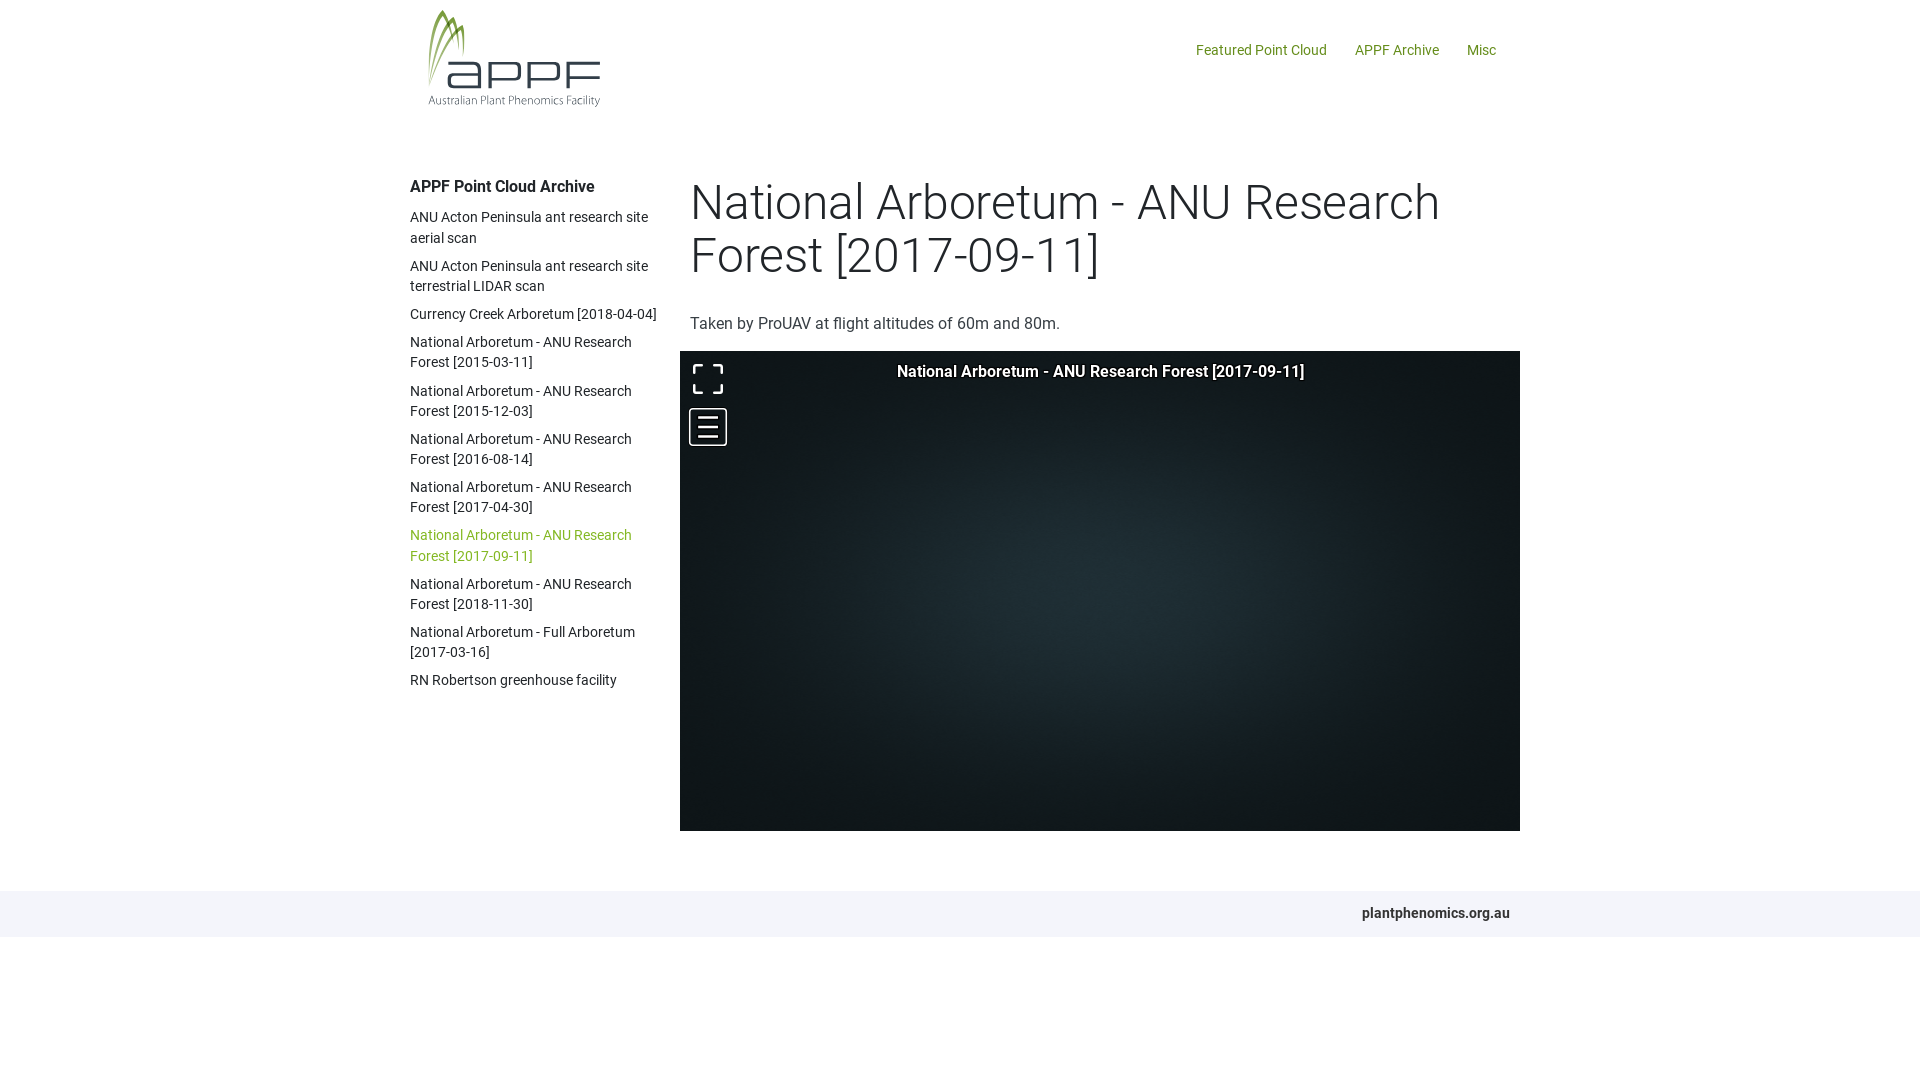 This screenshot has width=1920, height=1080. I want to click on 'APPF Archive', so click(1340, 49).